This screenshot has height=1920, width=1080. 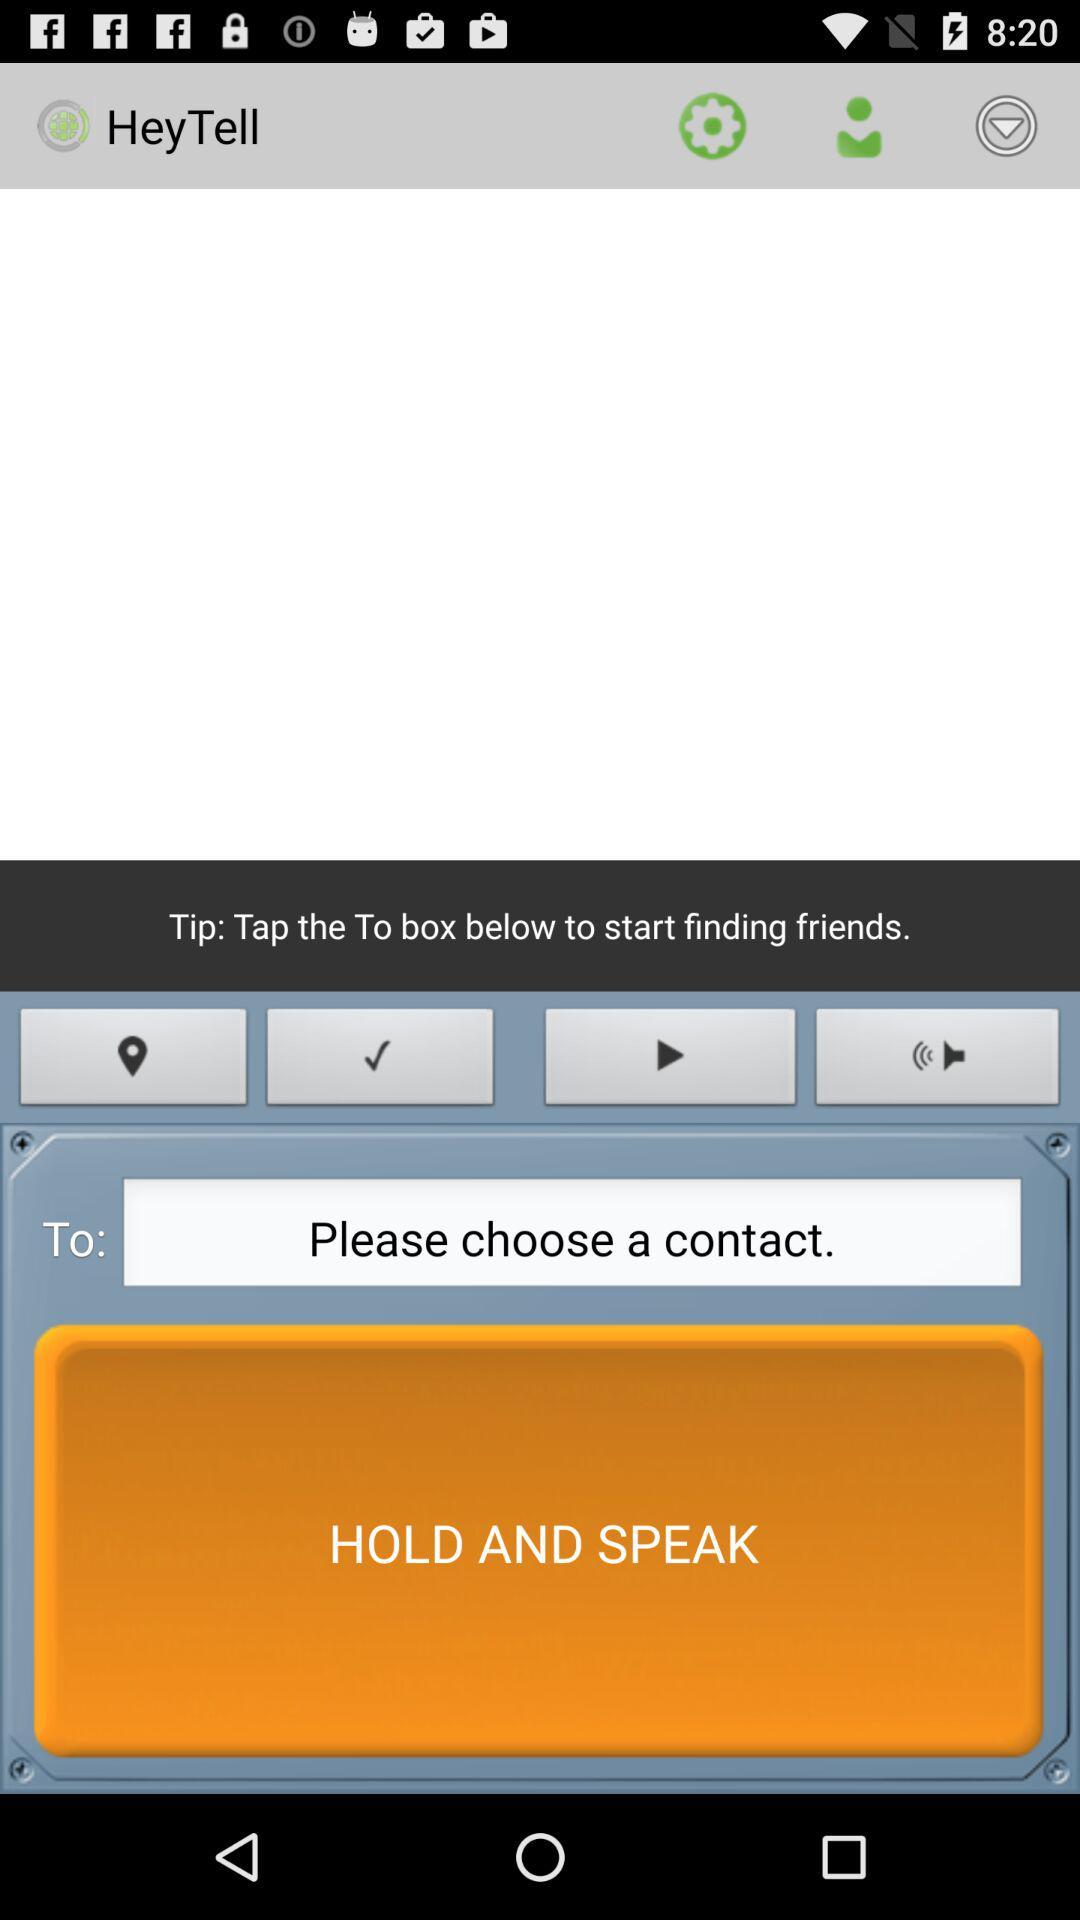 I want to click on icon on the right, so click(x=937, y=1061).